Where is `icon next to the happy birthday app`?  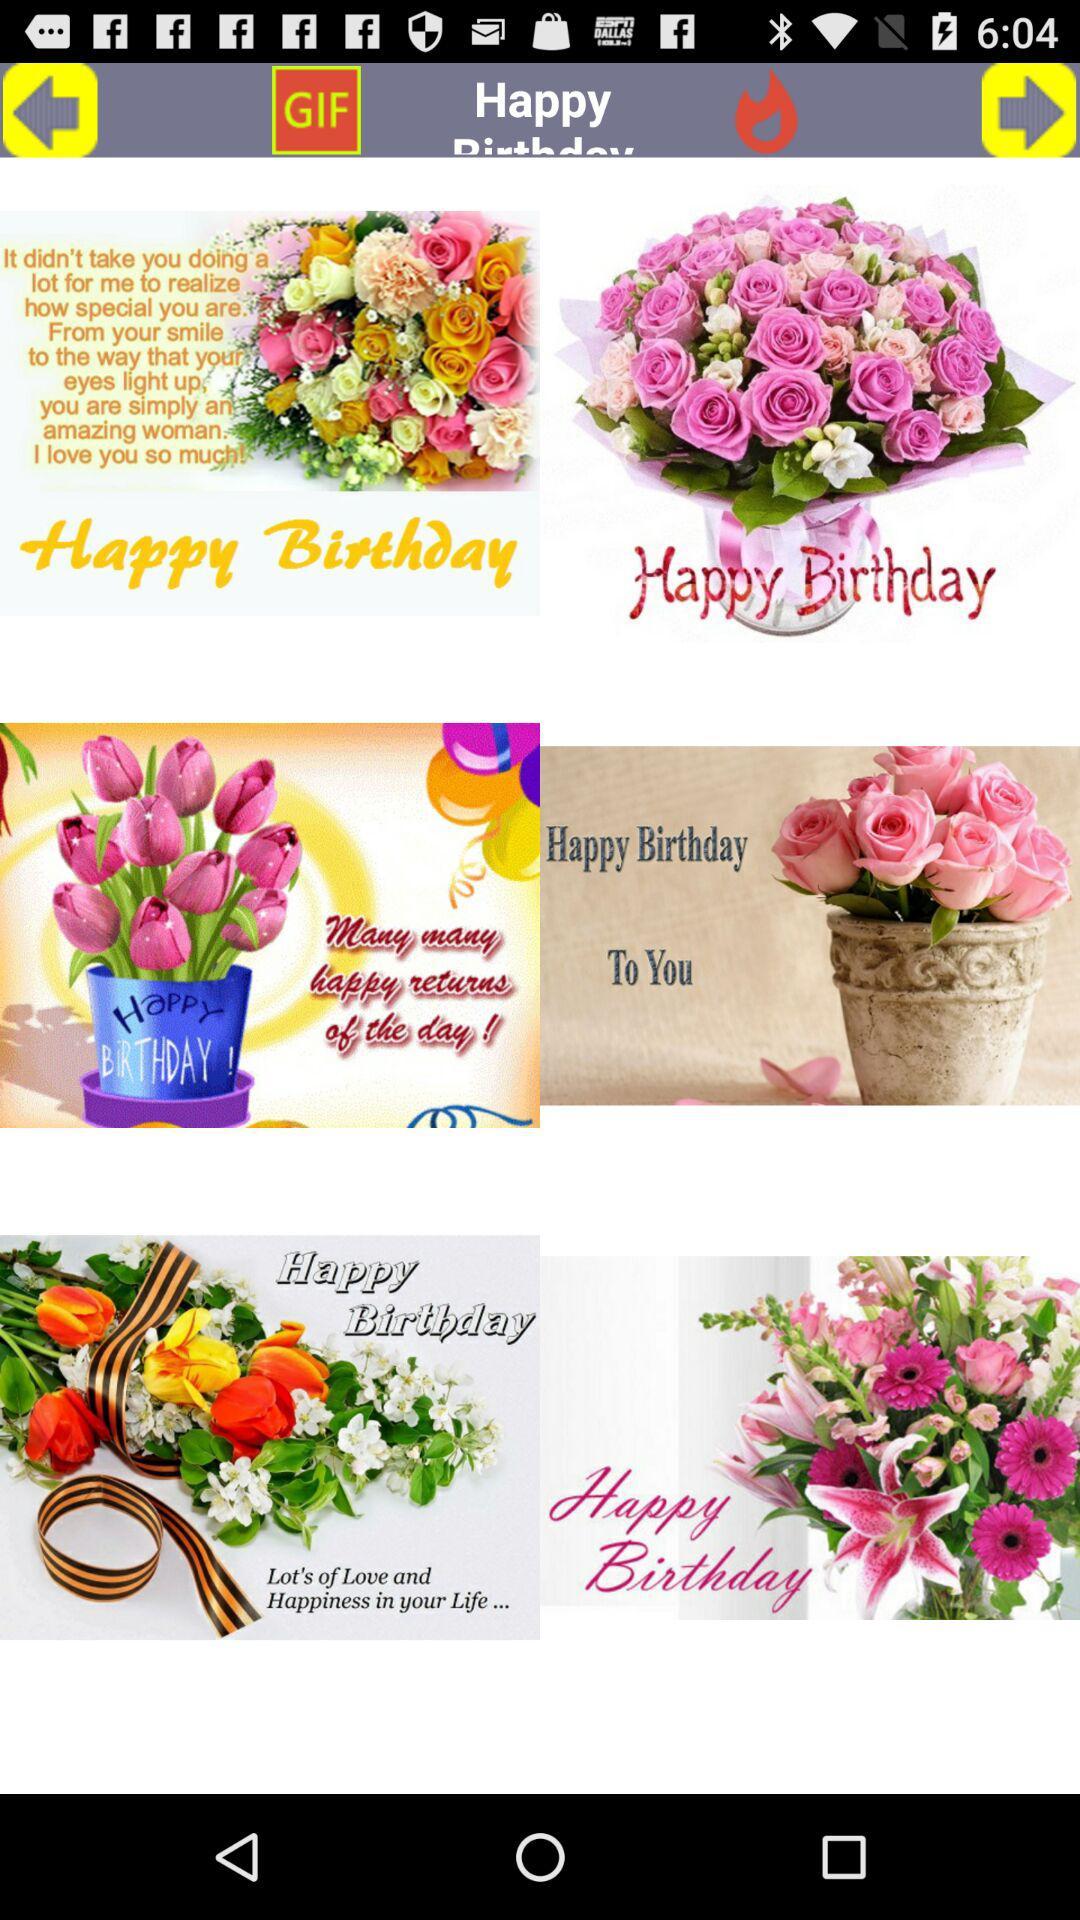 icon next to the happy birthday app is located at coordinates (765, 109).